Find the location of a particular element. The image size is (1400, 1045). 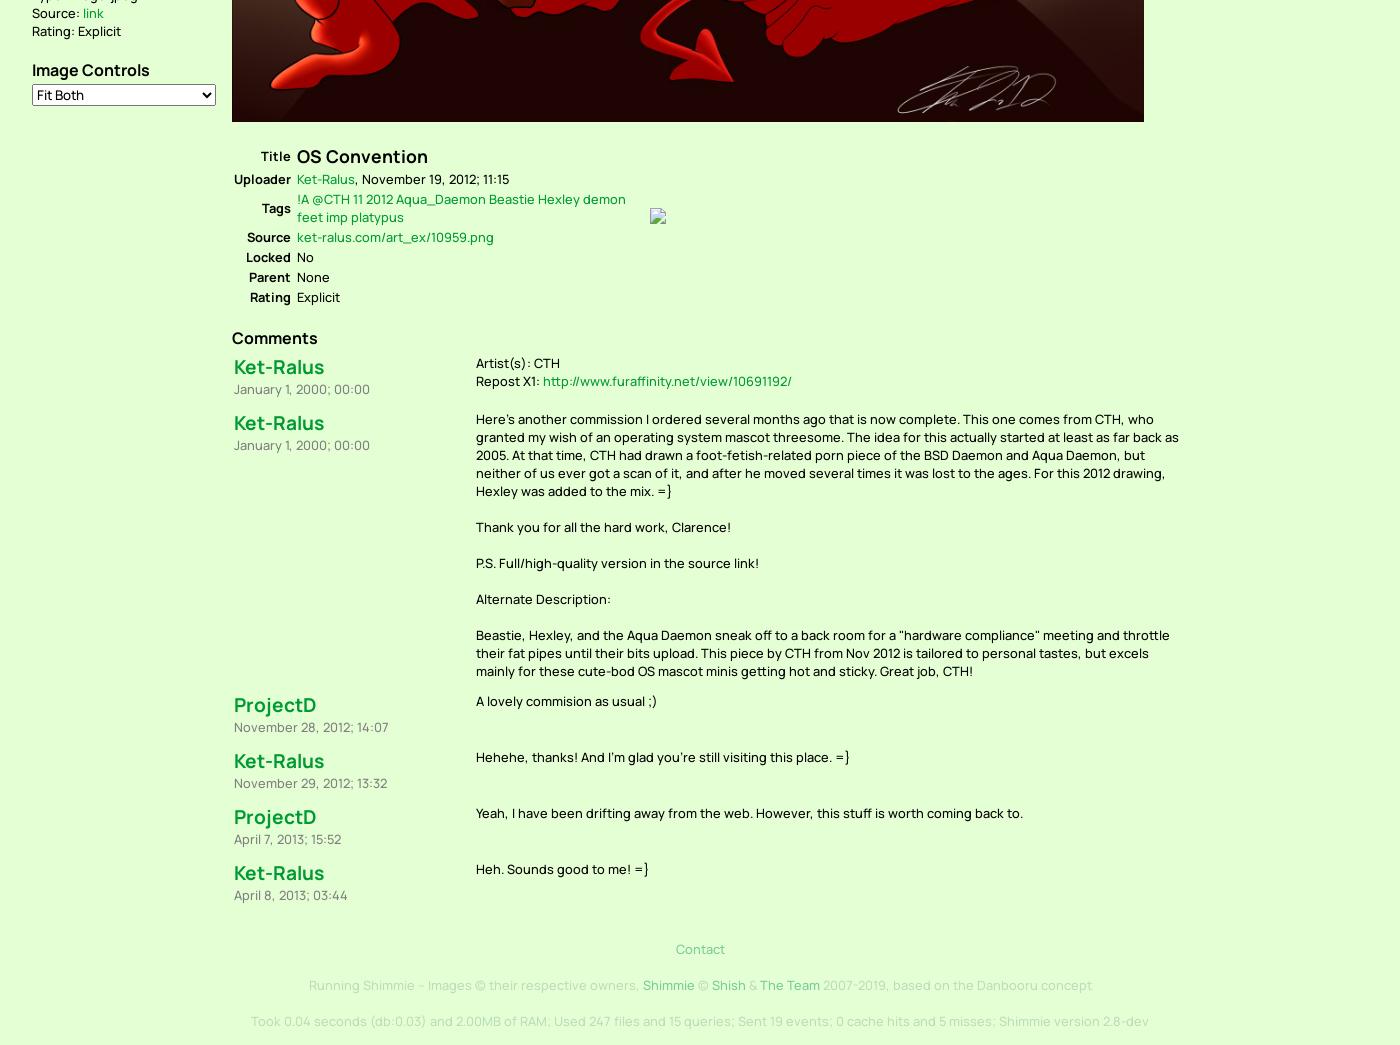

'imp' is located at coordinates (336, 216).